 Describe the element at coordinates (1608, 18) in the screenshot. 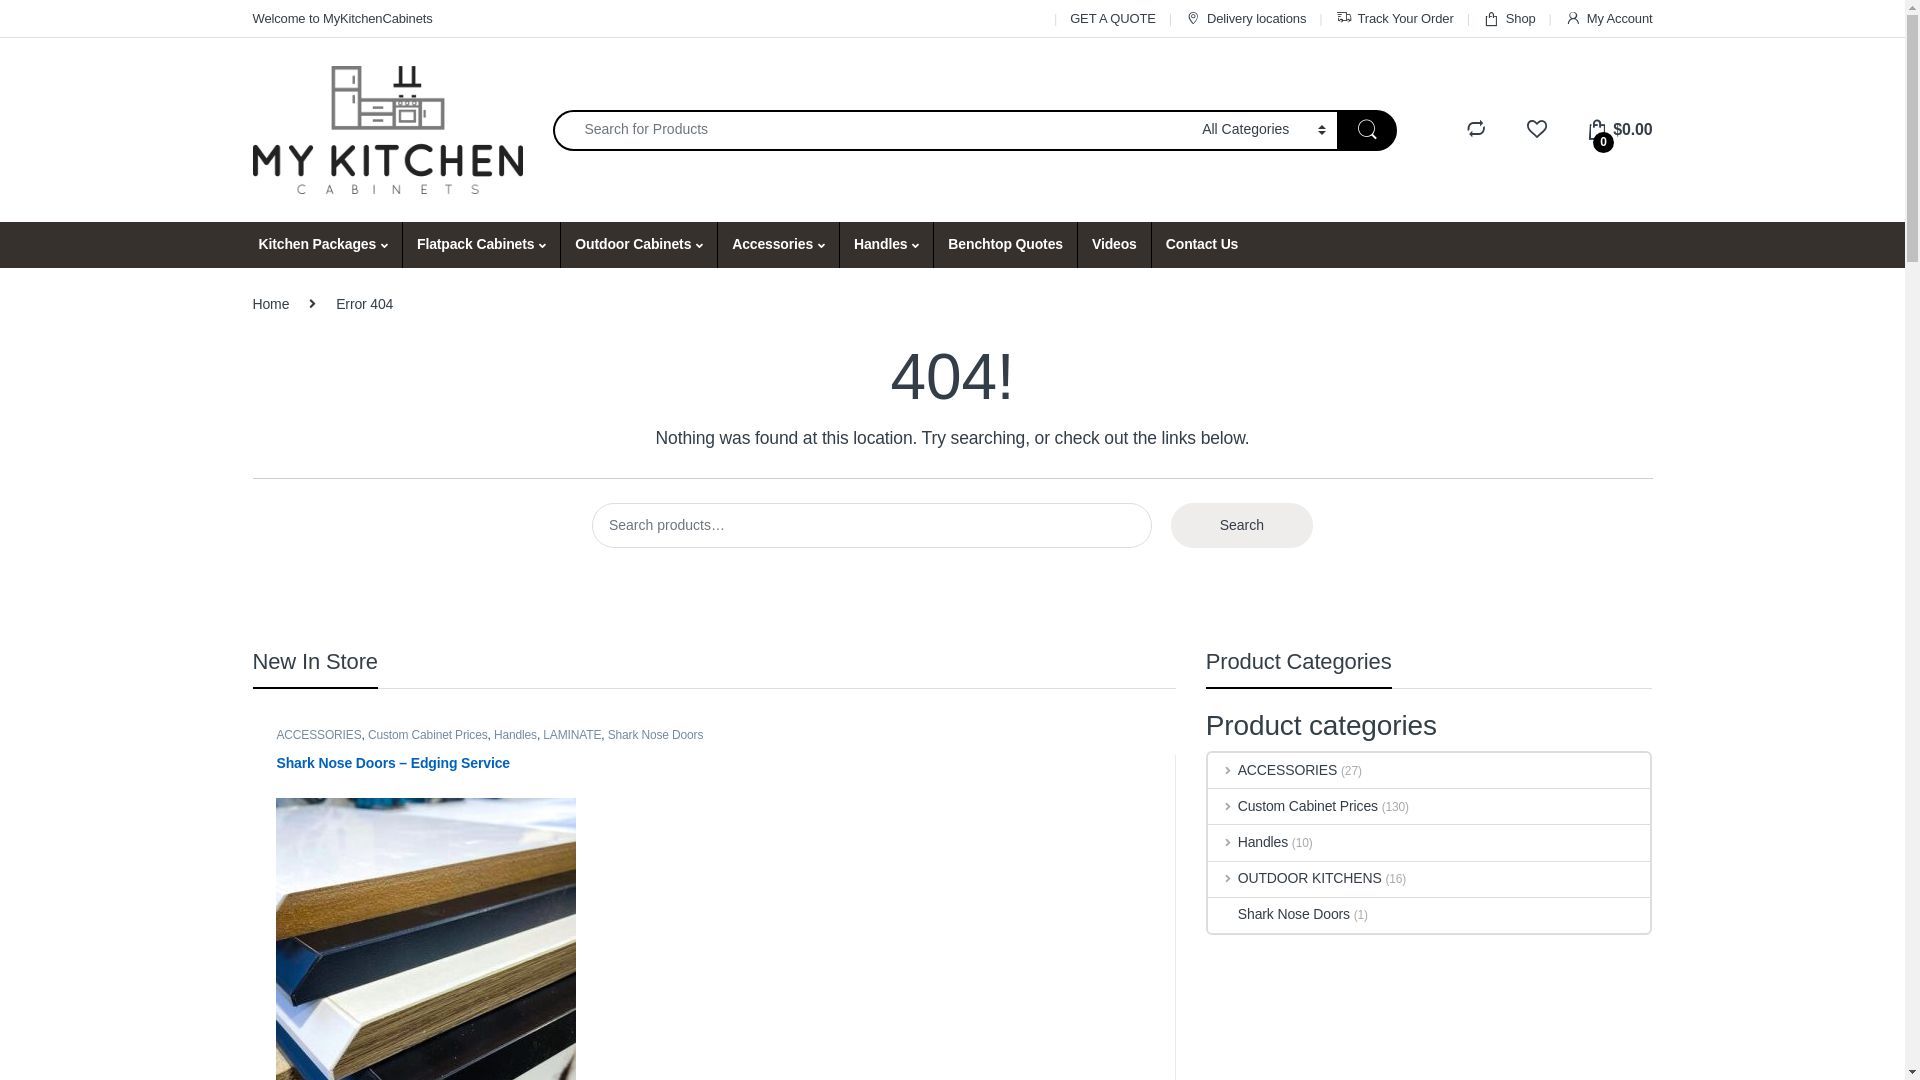

I see `'My Account'` at that location.